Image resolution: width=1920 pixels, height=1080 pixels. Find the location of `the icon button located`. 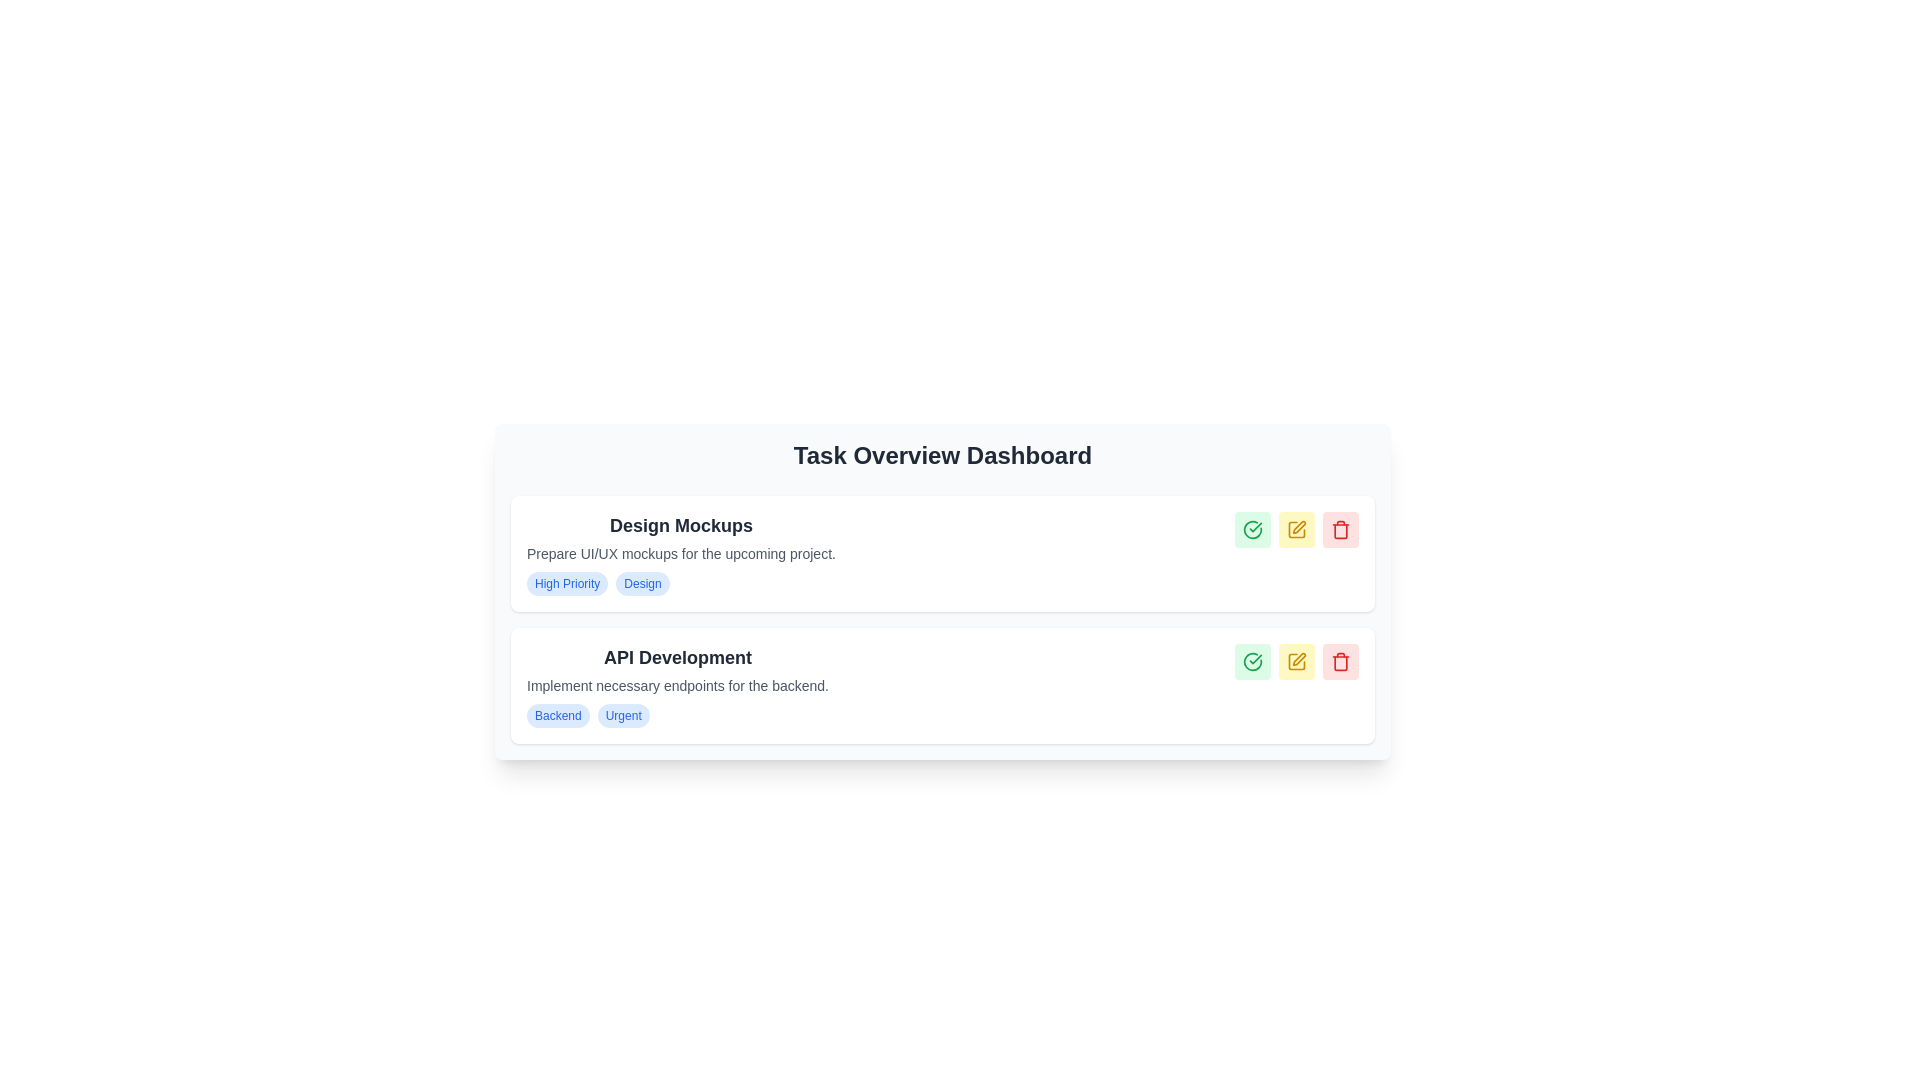

the icon button located is located at coordinates (1251, 528).